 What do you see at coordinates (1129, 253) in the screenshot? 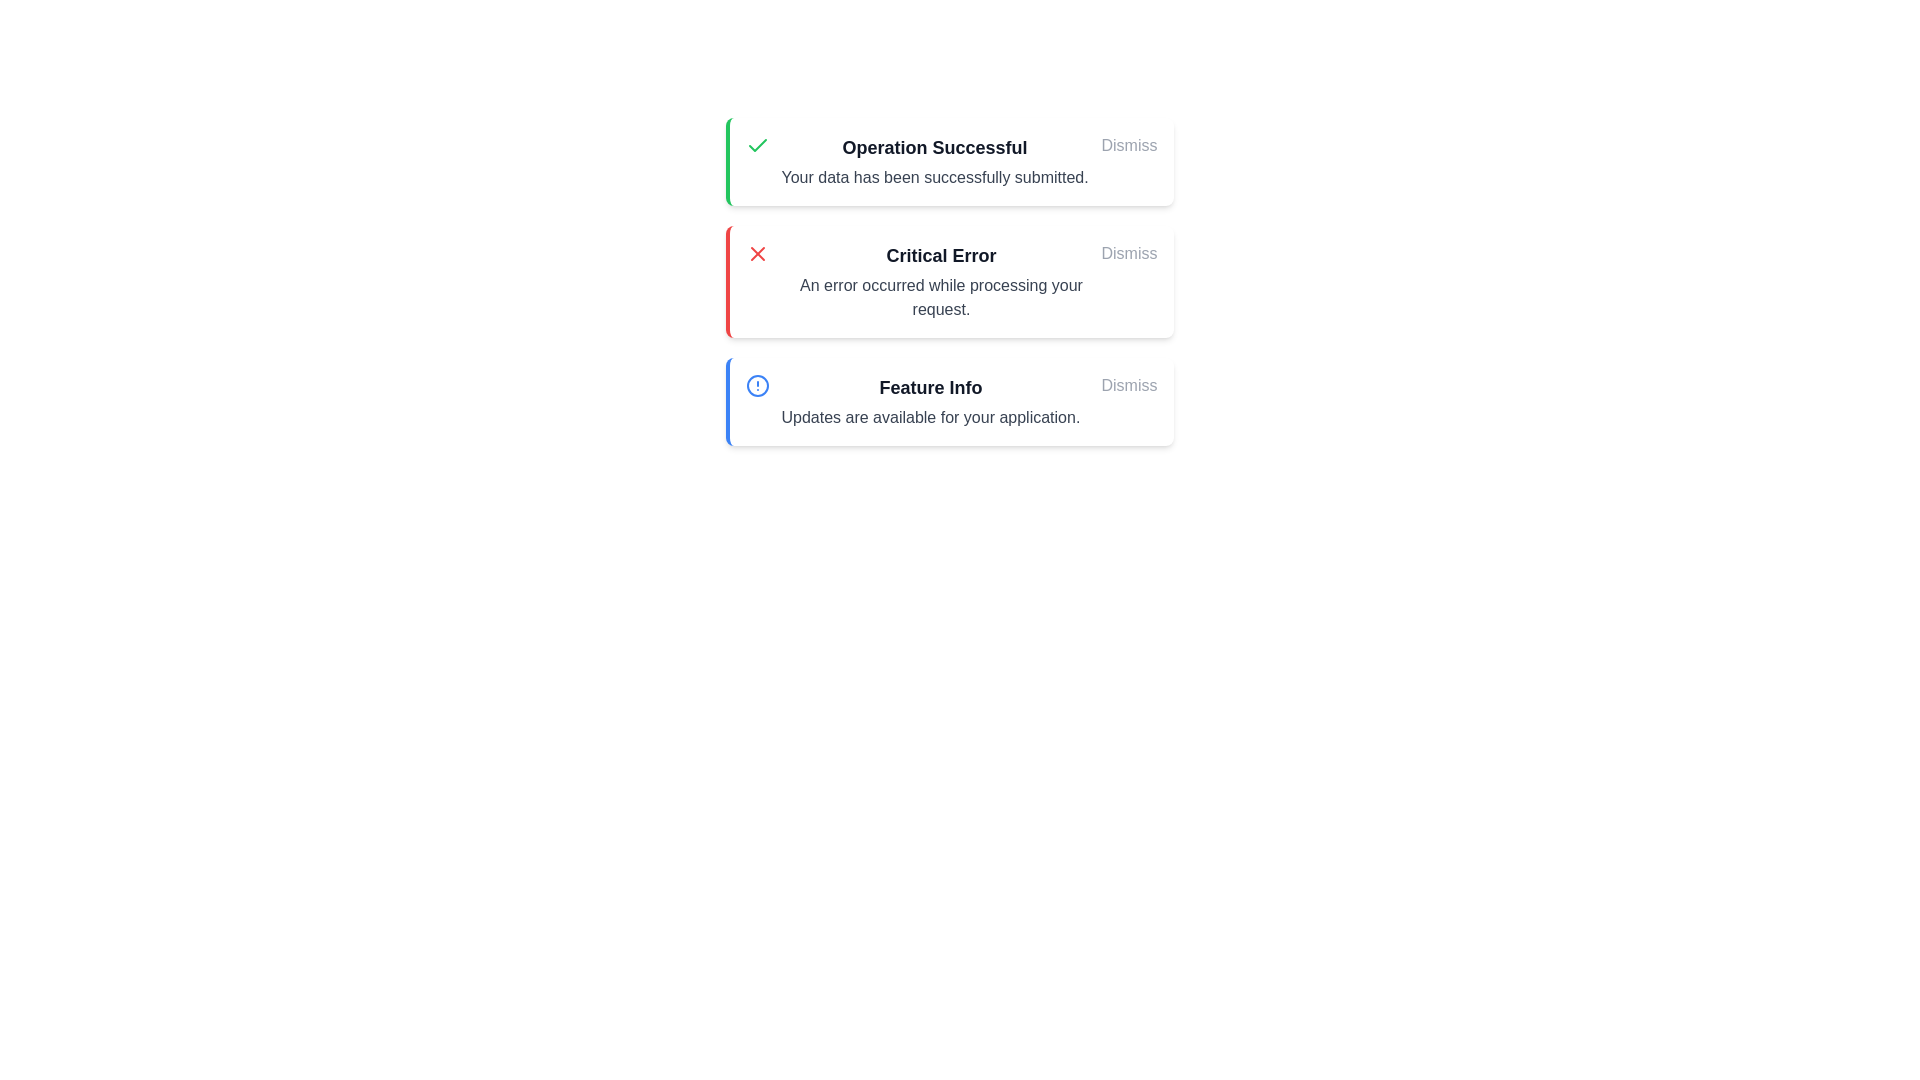
I see `'Dismiss' button for the message titled 'Critical Error'` at bounding box center [1129, 253].